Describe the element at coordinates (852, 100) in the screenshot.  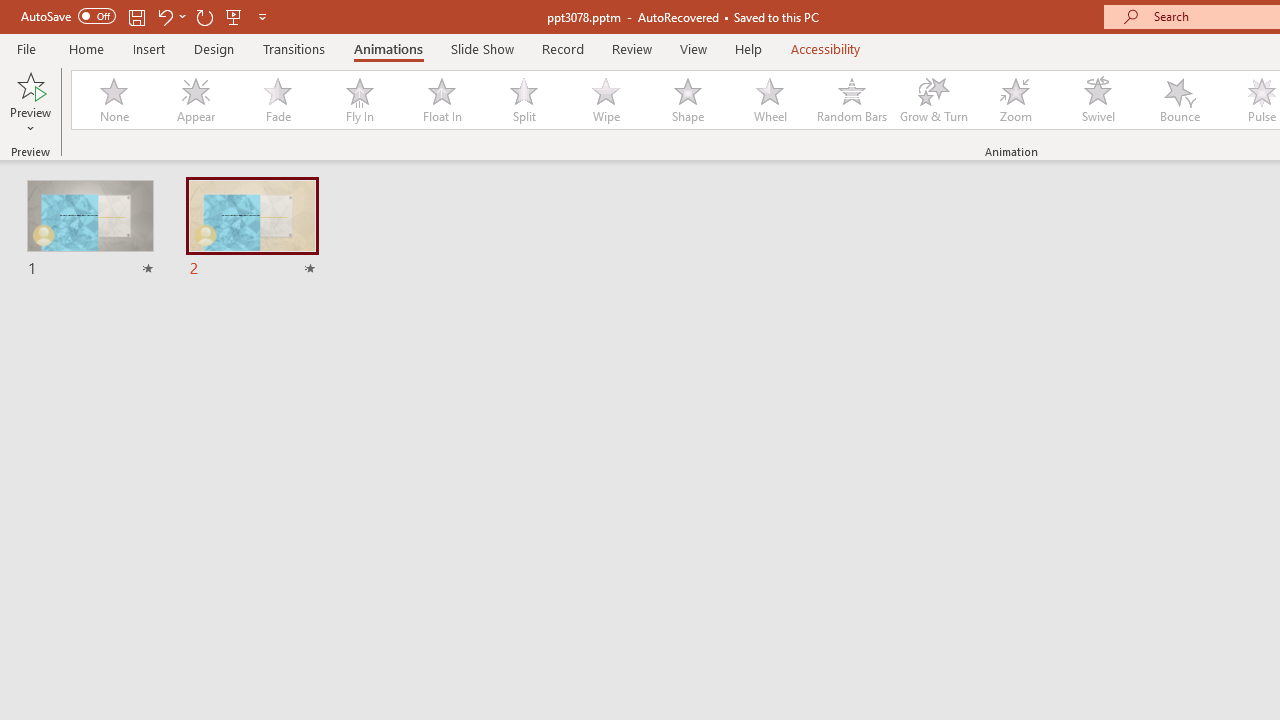
I see `'Random Bars'` at that location.